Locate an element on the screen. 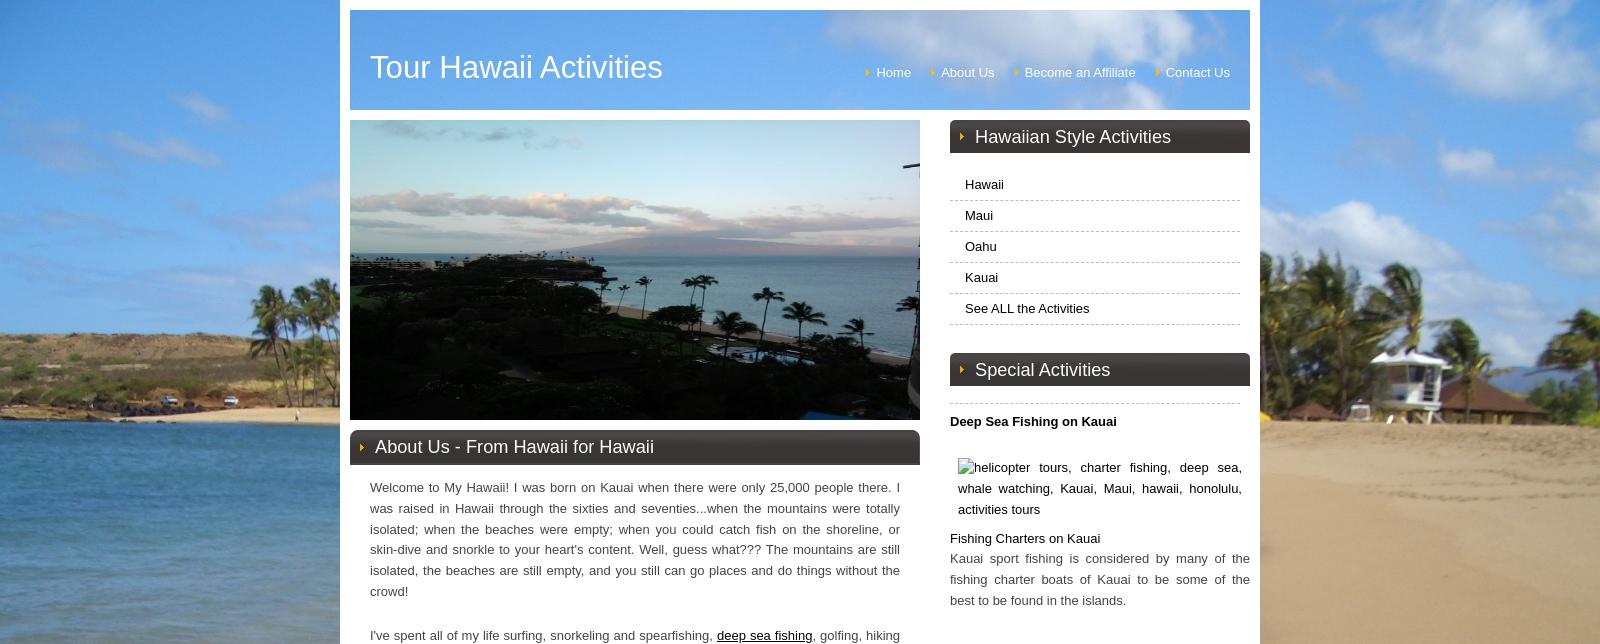  'deep sea fishing' is located at coordinates (764, 635).